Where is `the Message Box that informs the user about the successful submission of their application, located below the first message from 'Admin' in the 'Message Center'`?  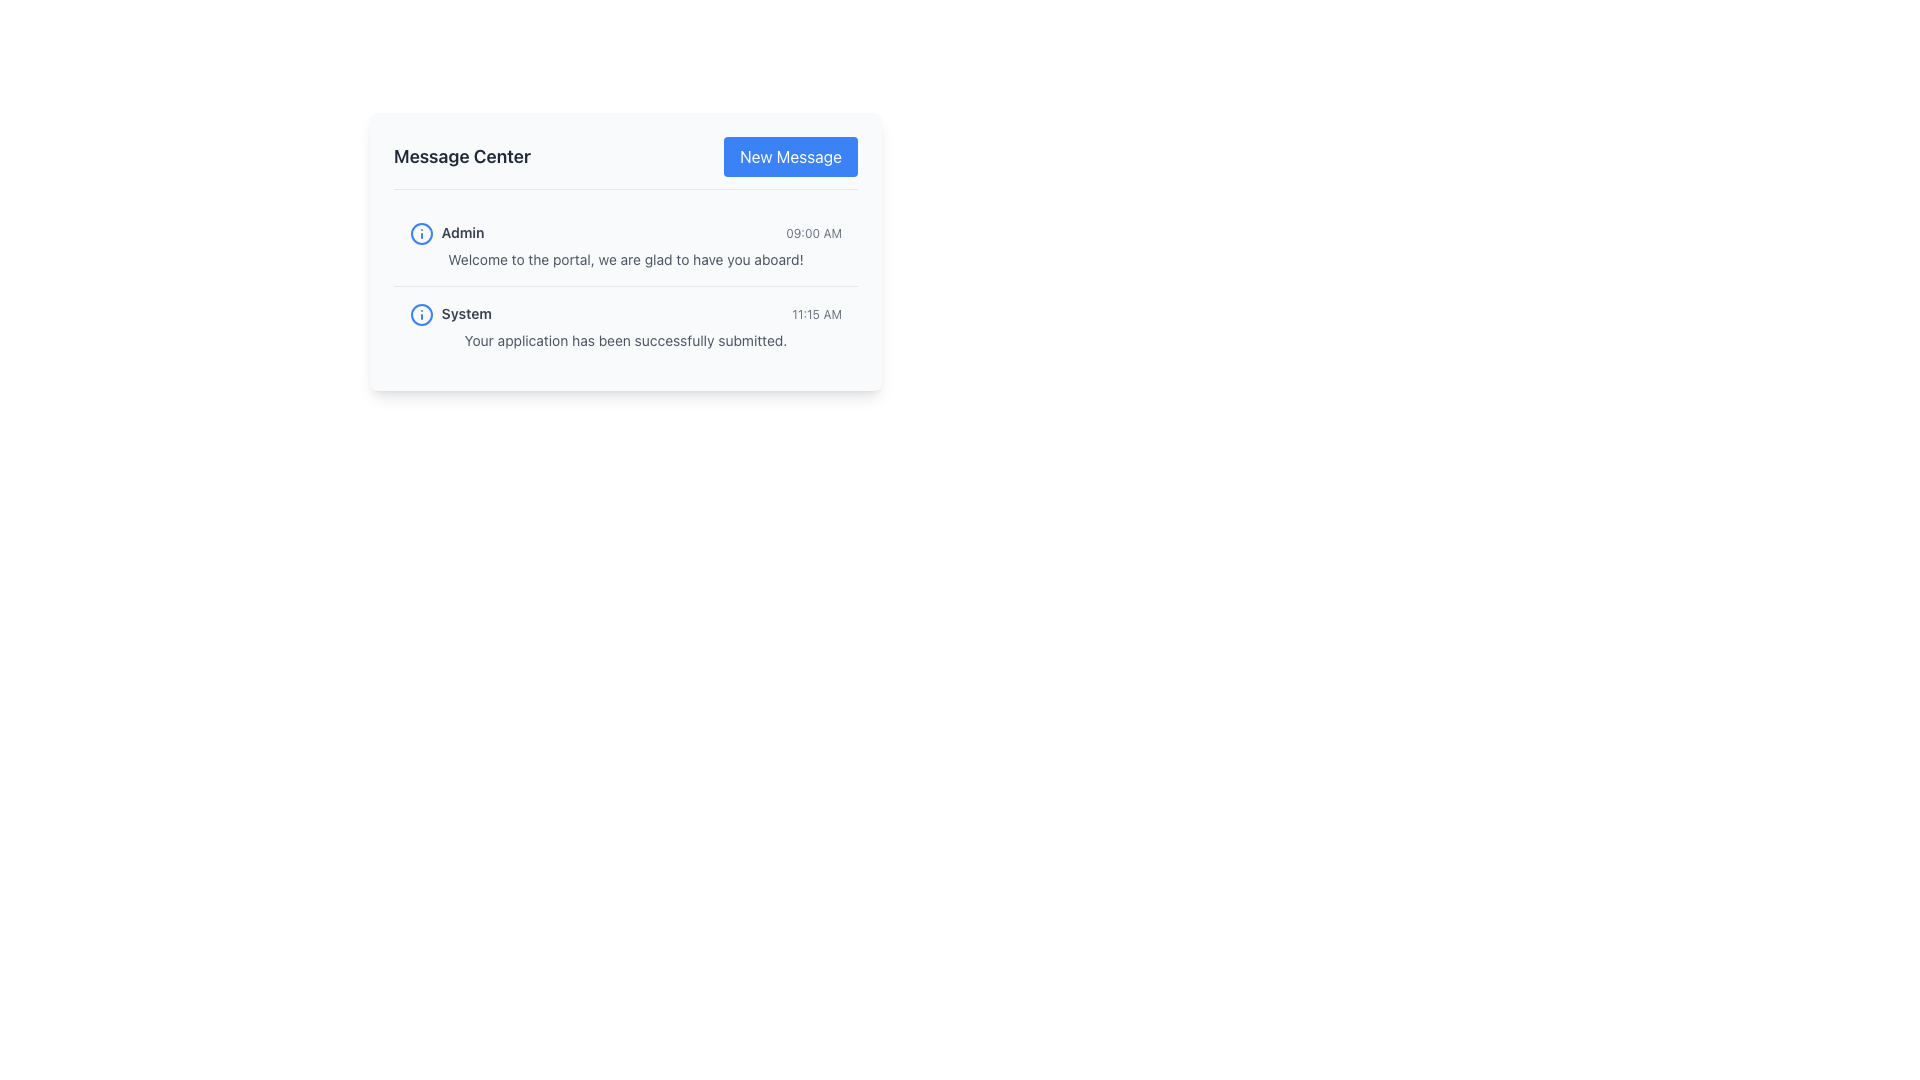 the Message Box that informs the user about the successful submission of their application, located below the first message from 'Admin' in the 'Message Center' is located at coordinates (624, 325).